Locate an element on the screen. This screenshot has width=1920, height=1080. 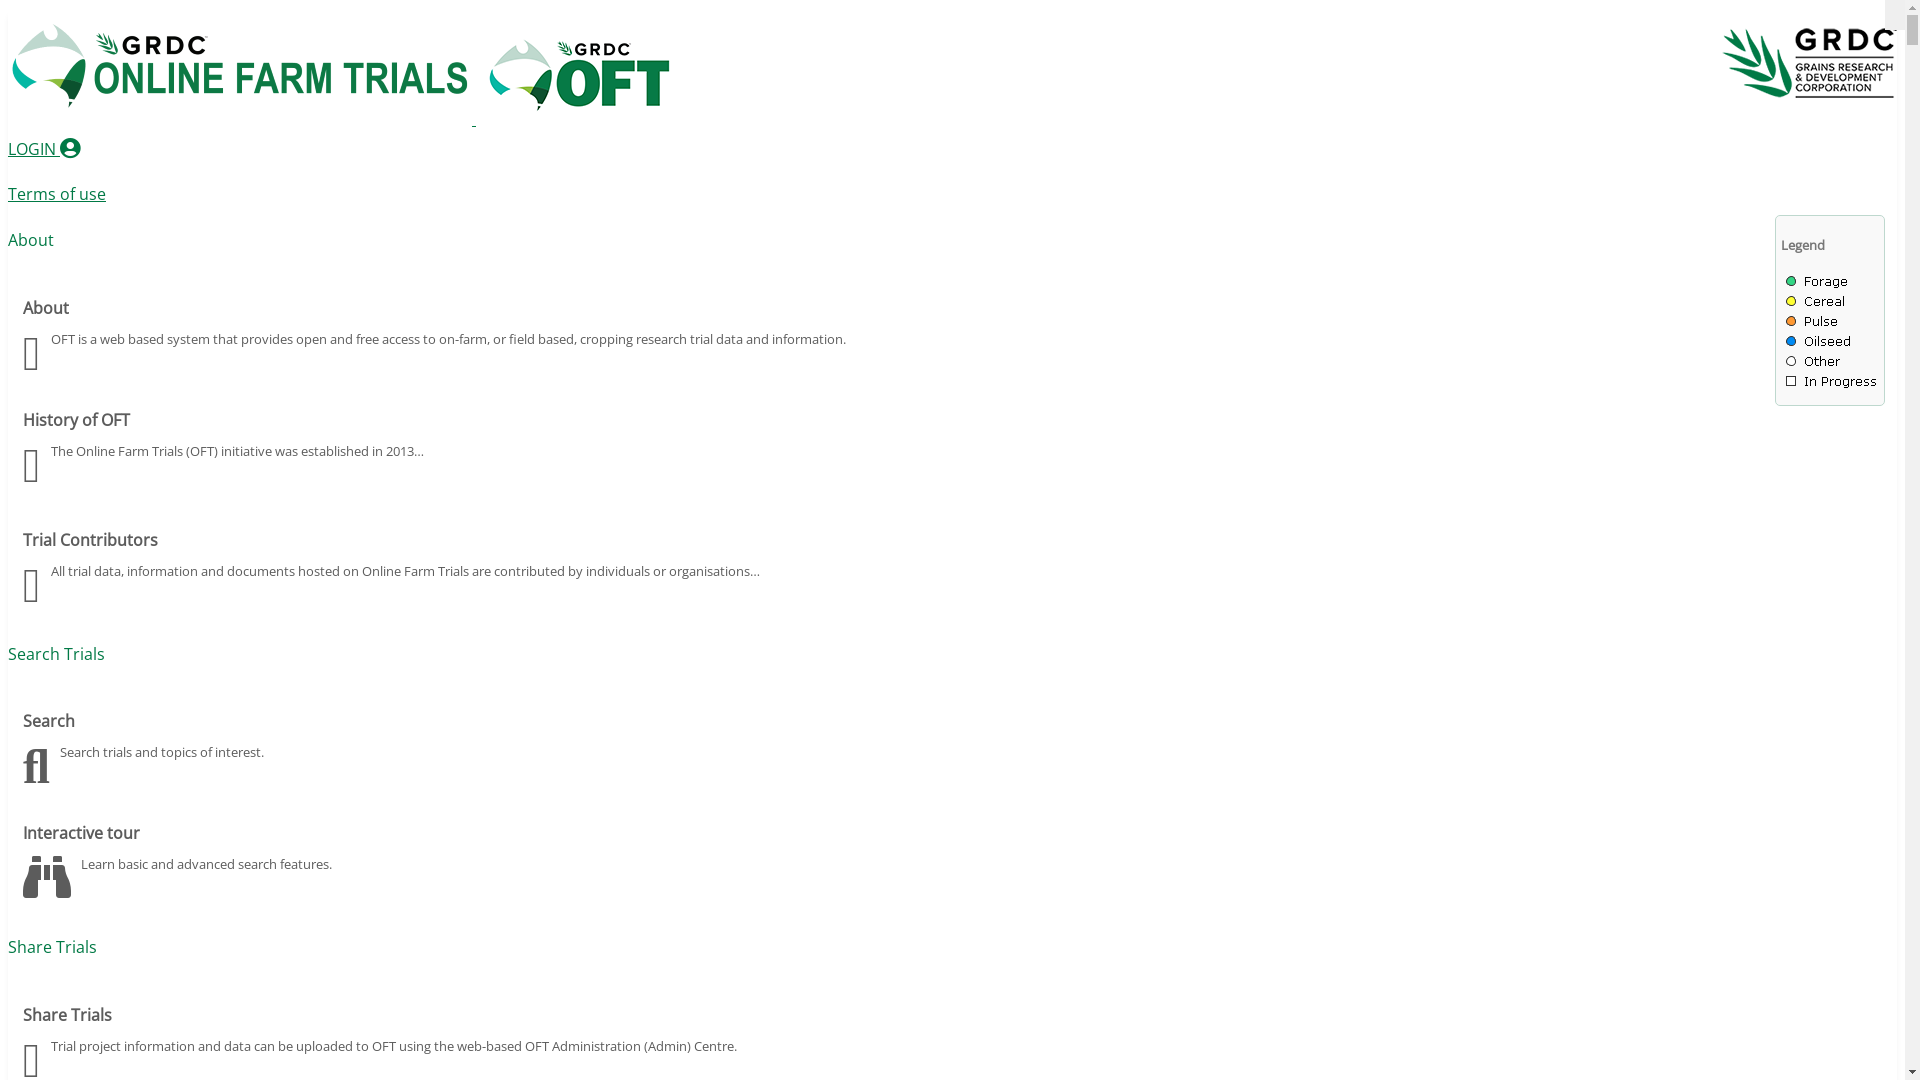
'Toggle navigation' is located at coordinates (1894, 15).